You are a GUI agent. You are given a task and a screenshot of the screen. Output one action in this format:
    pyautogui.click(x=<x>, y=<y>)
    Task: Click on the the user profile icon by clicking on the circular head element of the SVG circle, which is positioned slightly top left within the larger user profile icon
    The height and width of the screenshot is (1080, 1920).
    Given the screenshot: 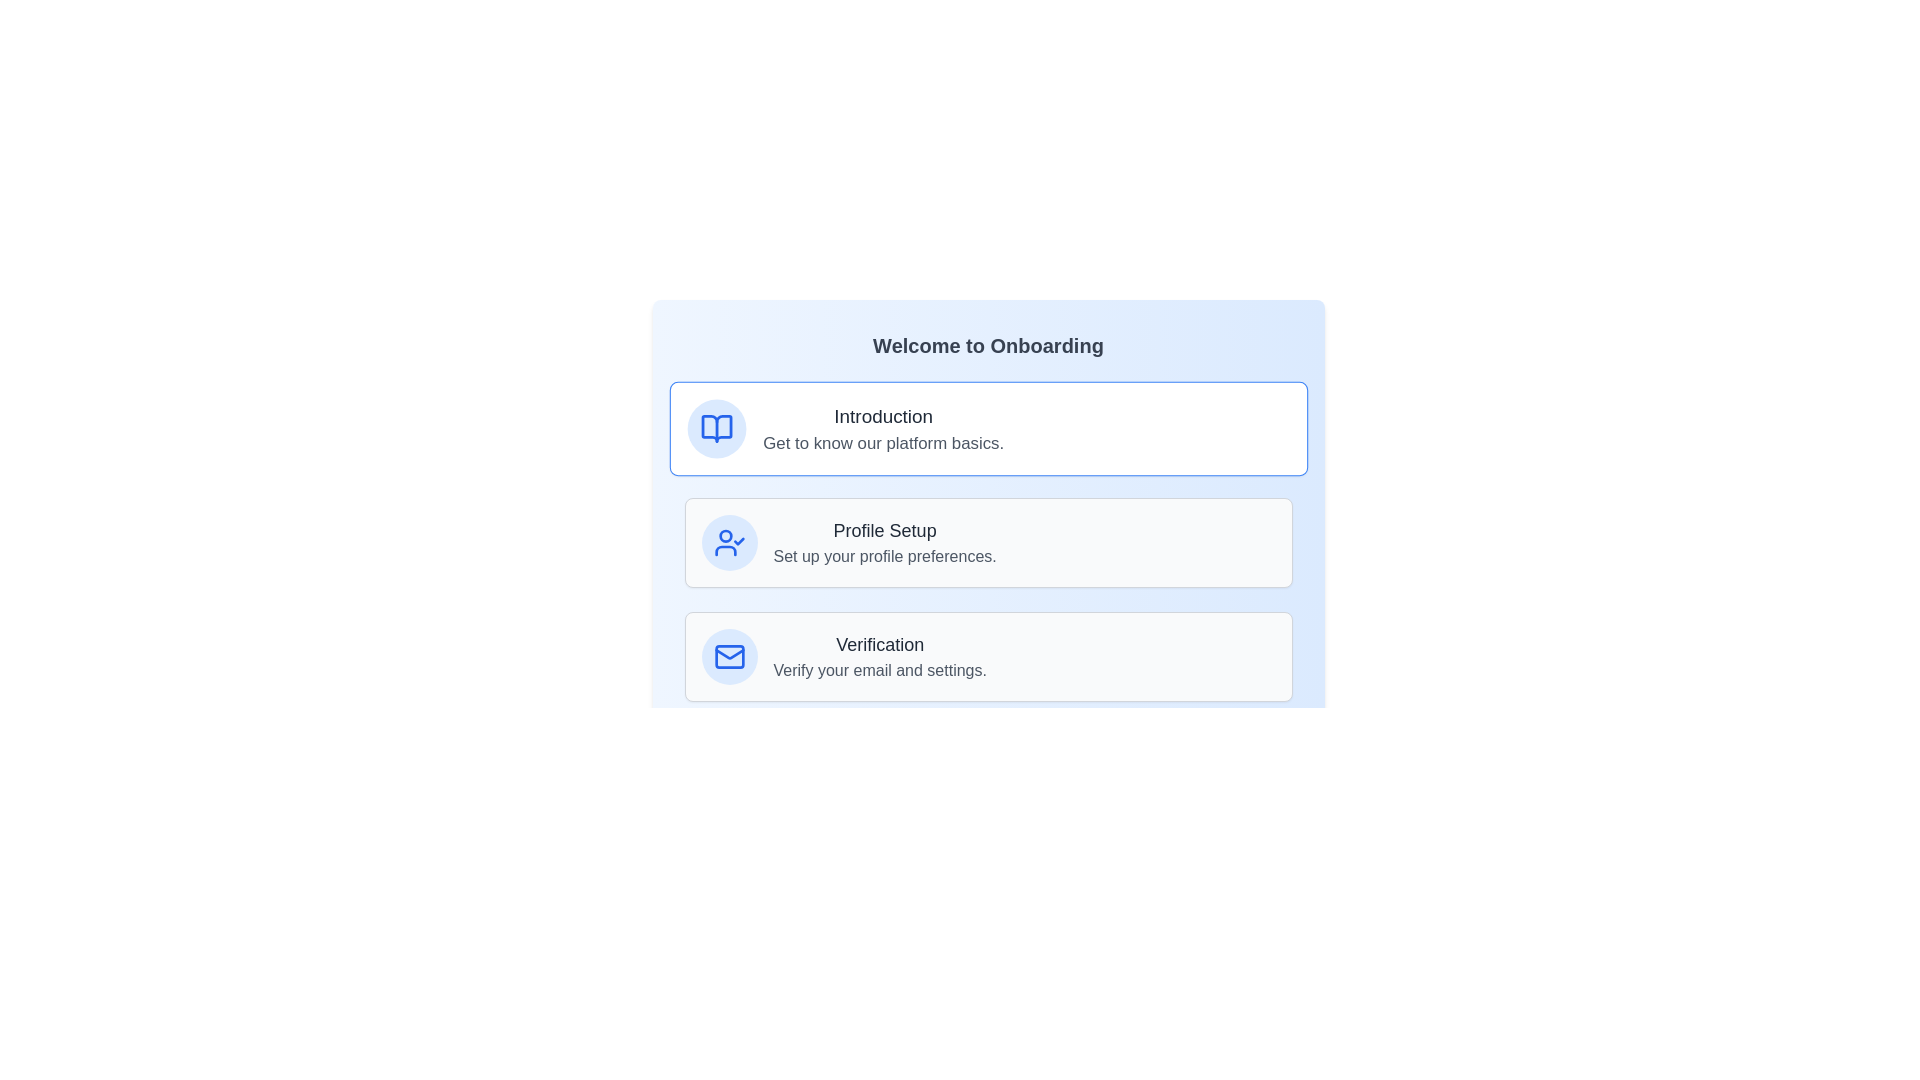 What is the action you would take?
    pyautogui.click(x=724, y=535)
    